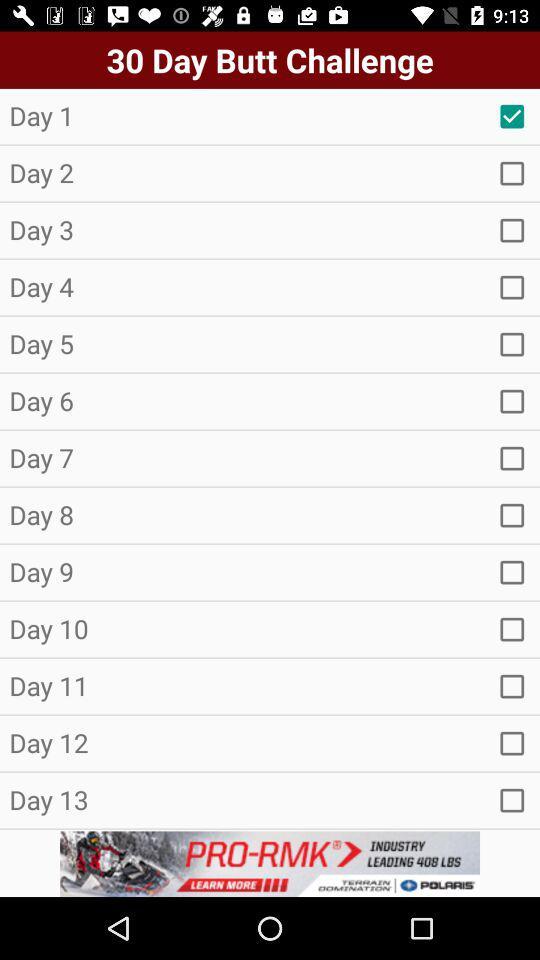 The width and height of the screenshot is (540, 960). I want to click on new pega, so click(512, 344).